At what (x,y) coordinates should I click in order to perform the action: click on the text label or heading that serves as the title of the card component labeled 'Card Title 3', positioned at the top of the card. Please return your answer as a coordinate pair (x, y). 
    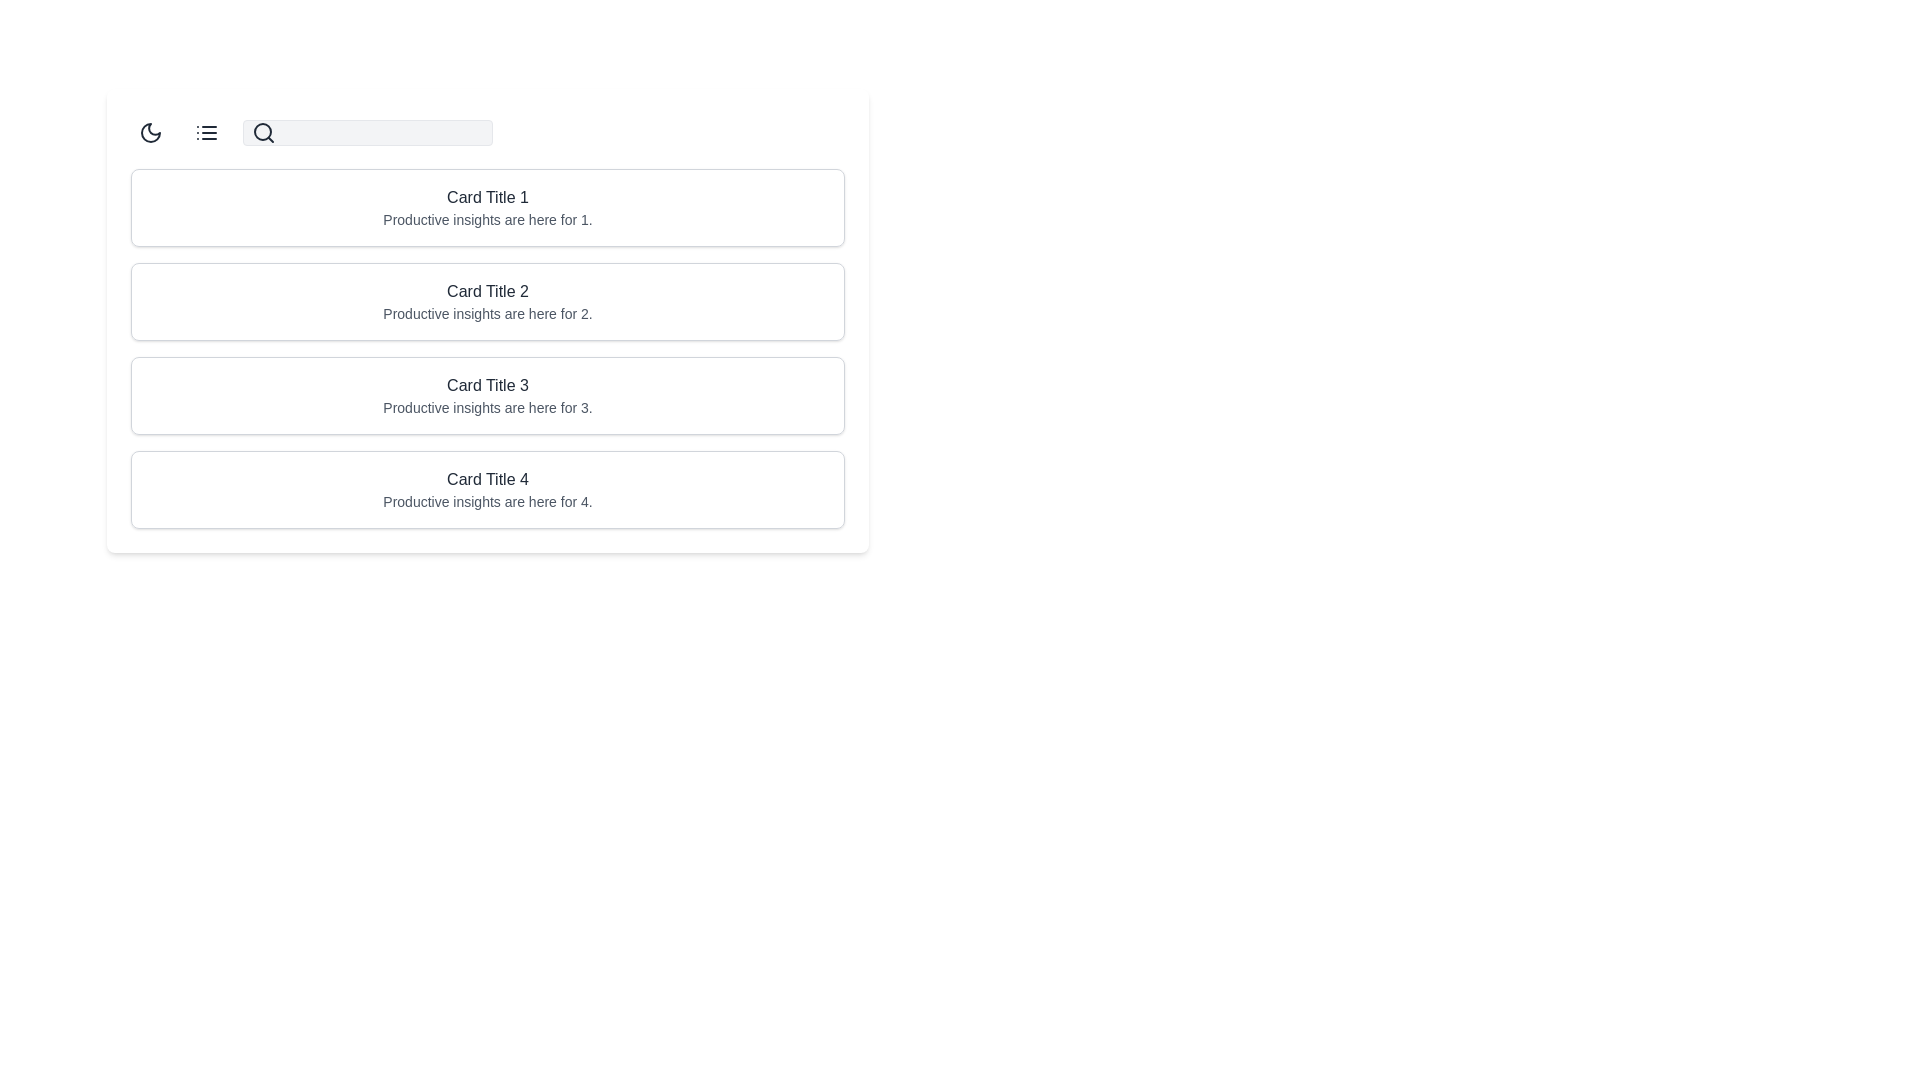
    Looking at the image, I should click on (488, 385).